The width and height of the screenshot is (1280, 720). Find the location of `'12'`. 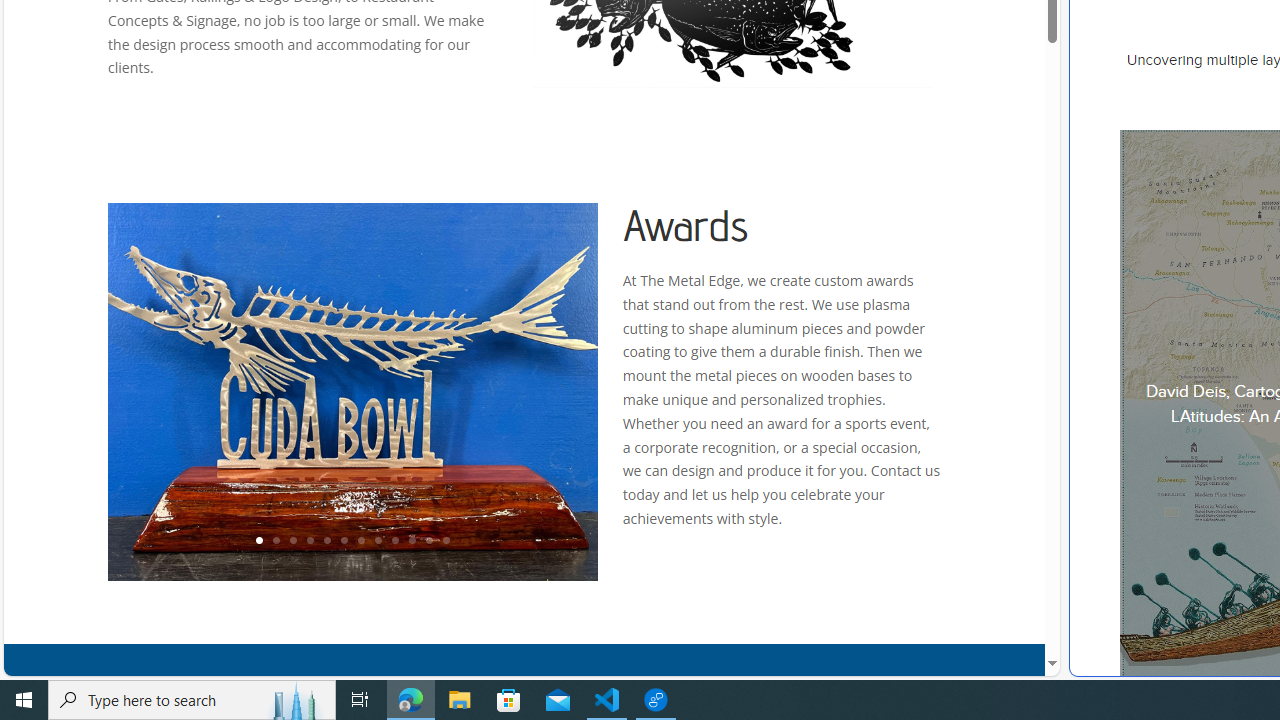

'12' is located at coordinates (445, 541).